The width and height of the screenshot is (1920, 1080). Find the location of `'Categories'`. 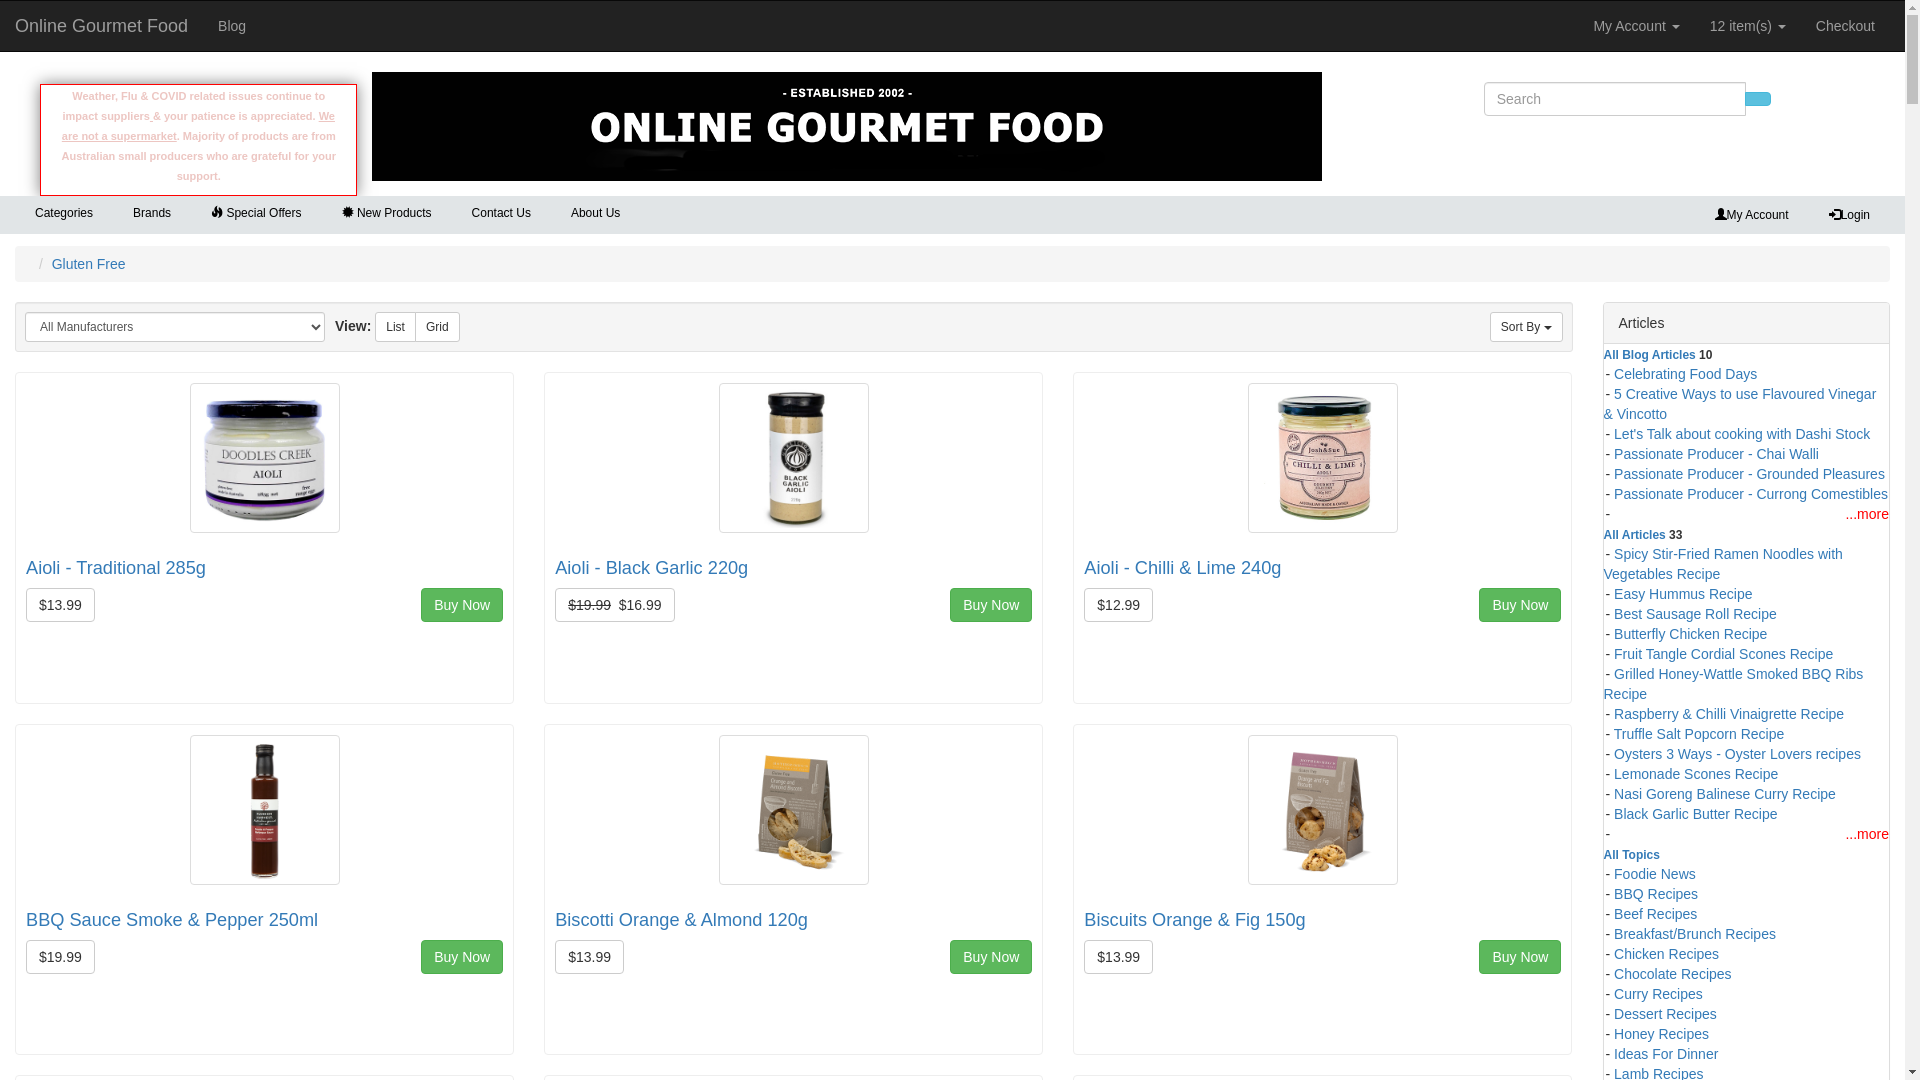

'Categories' is located at coordinates (63, 211).